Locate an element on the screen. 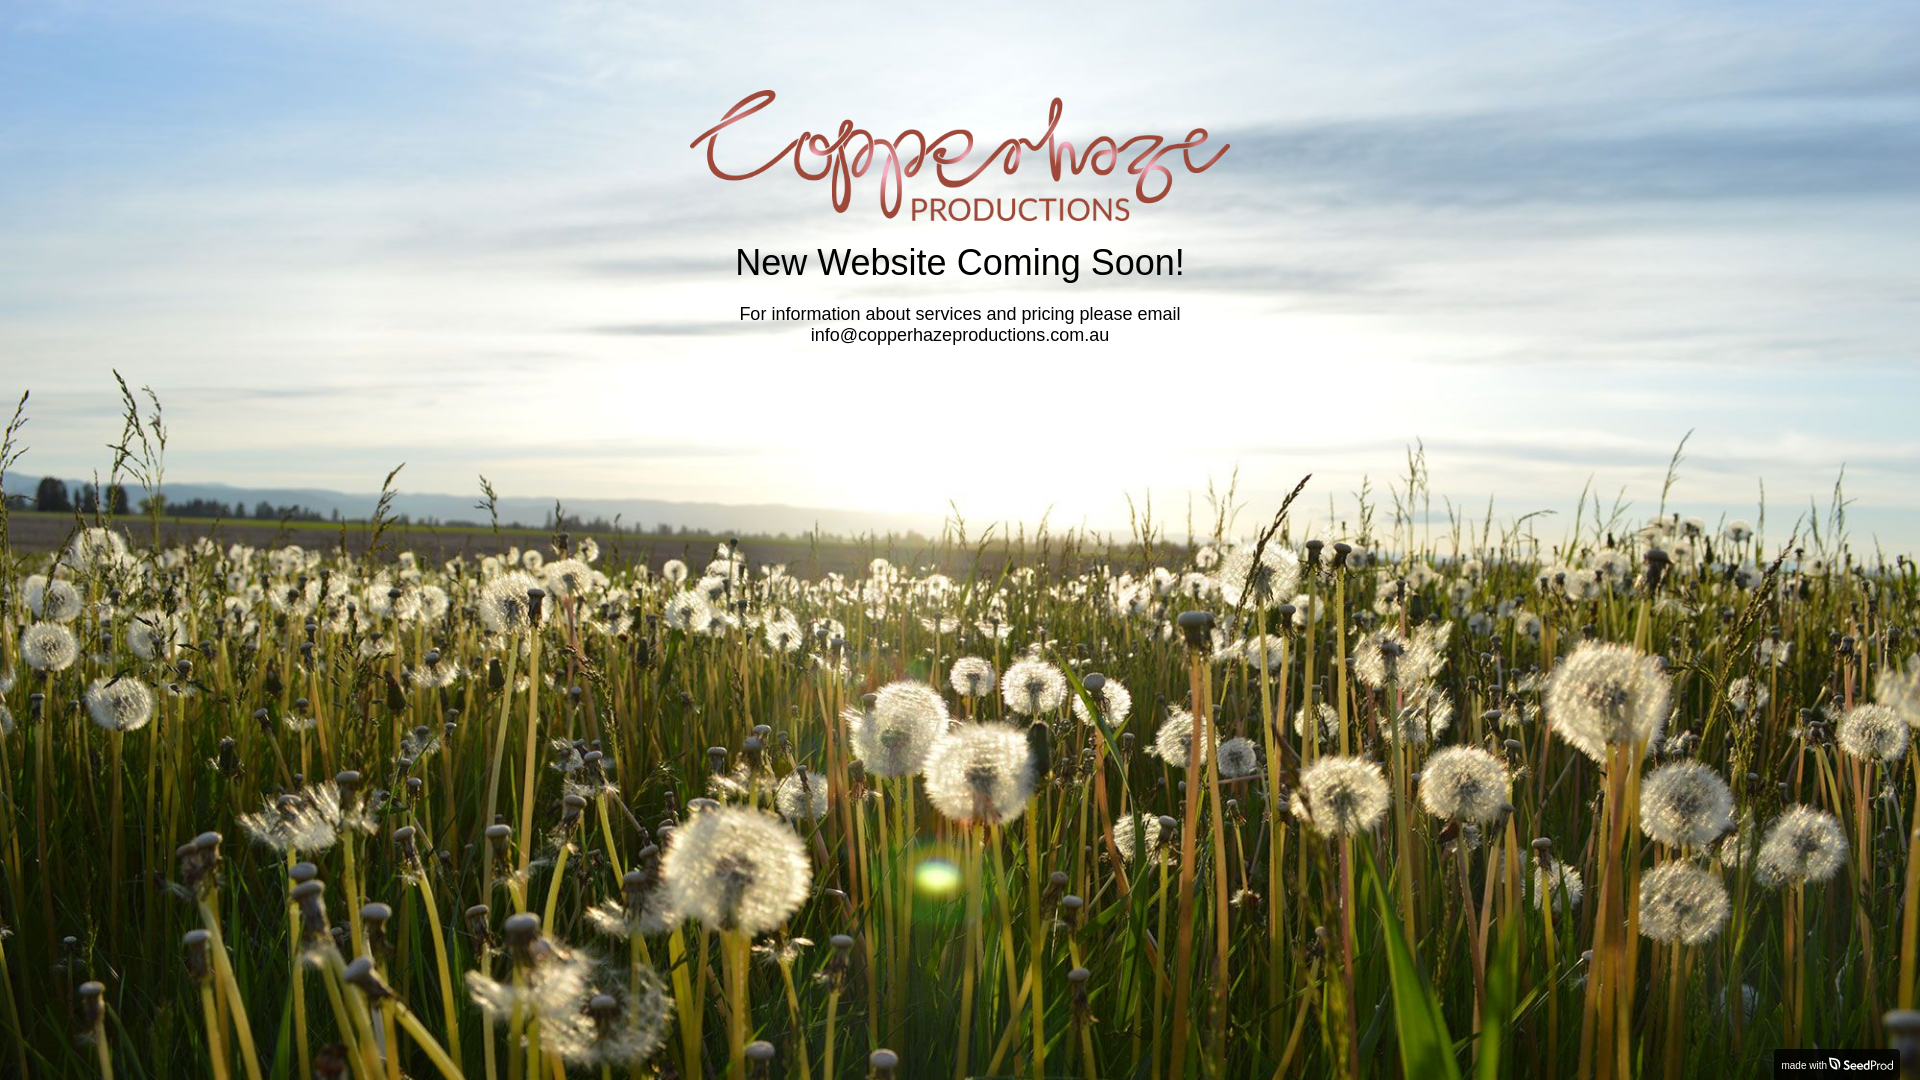 Image resolution: width=1920 pixels, height=1080 pixels. 'made with' is located at coordinates (1837, 1063).